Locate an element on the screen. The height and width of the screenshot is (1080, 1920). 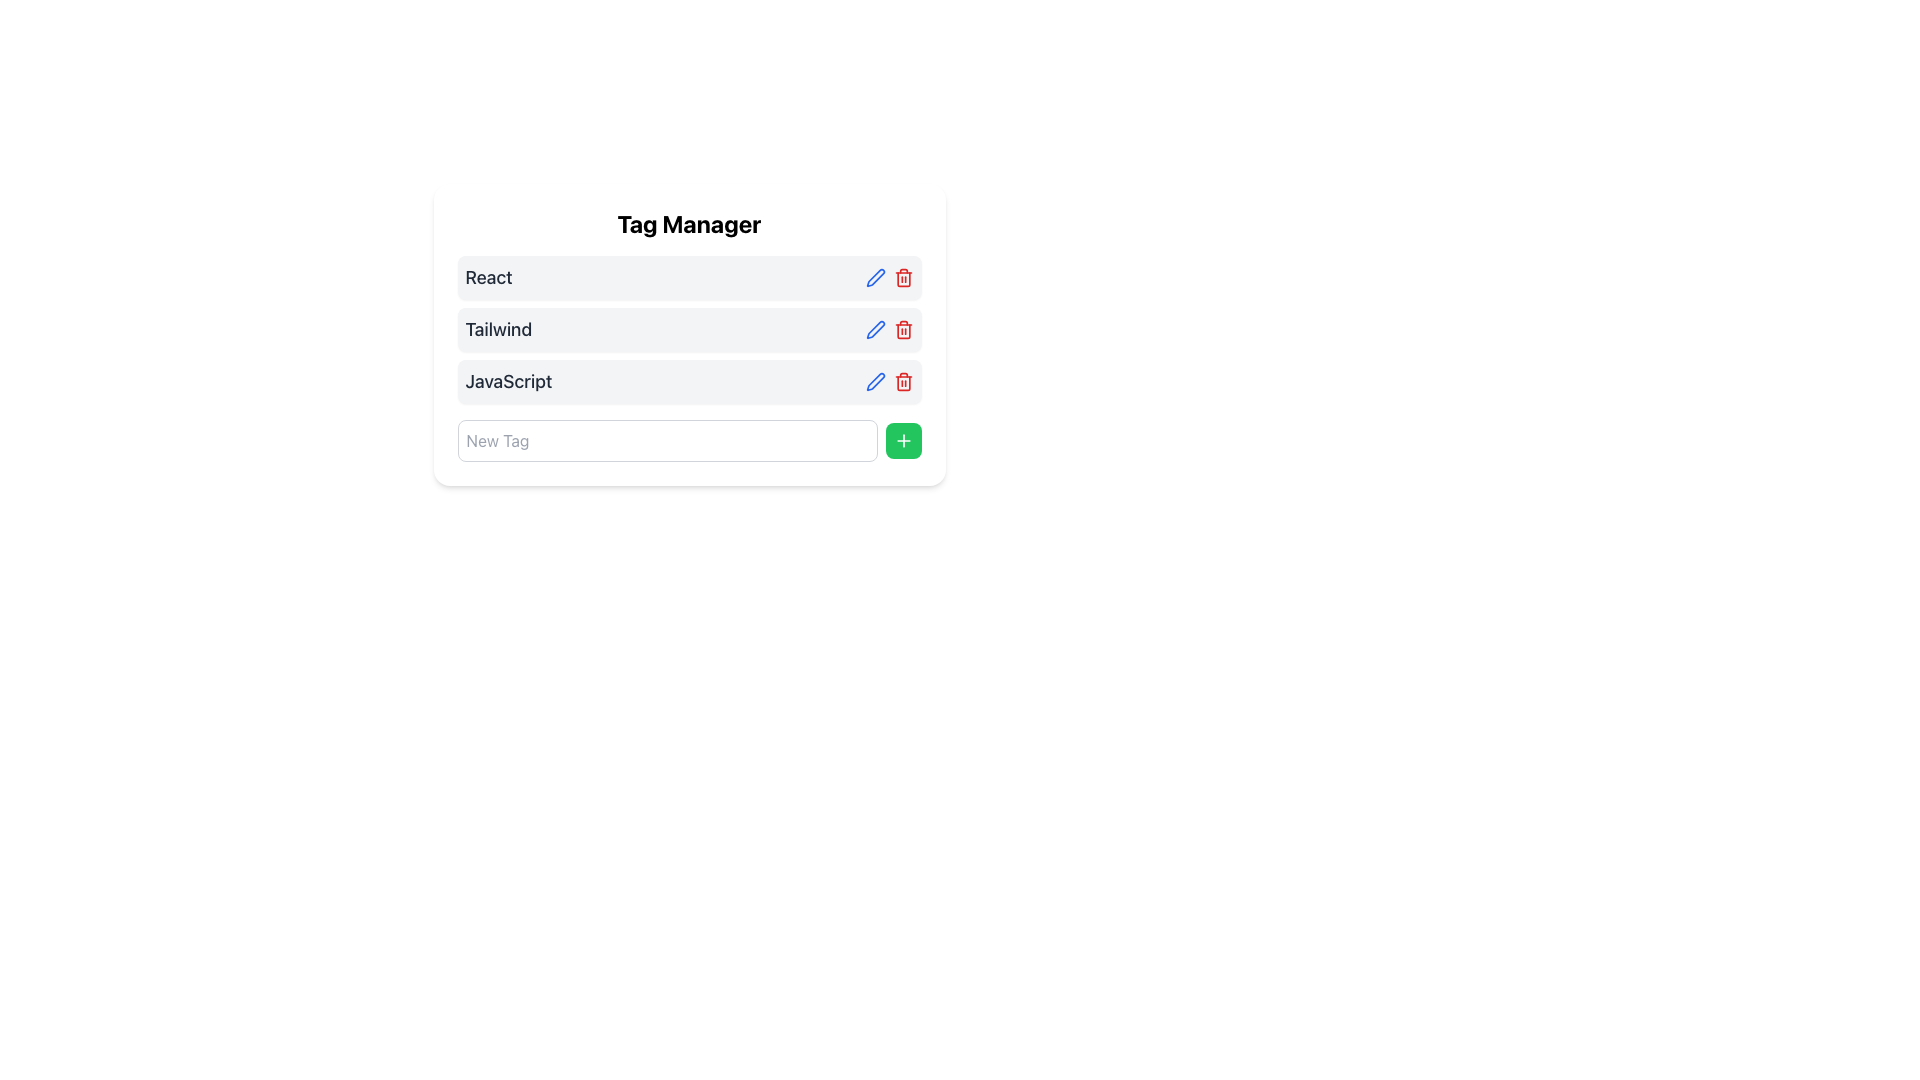
the red trash bin icon is located at coordinates (888, 277).